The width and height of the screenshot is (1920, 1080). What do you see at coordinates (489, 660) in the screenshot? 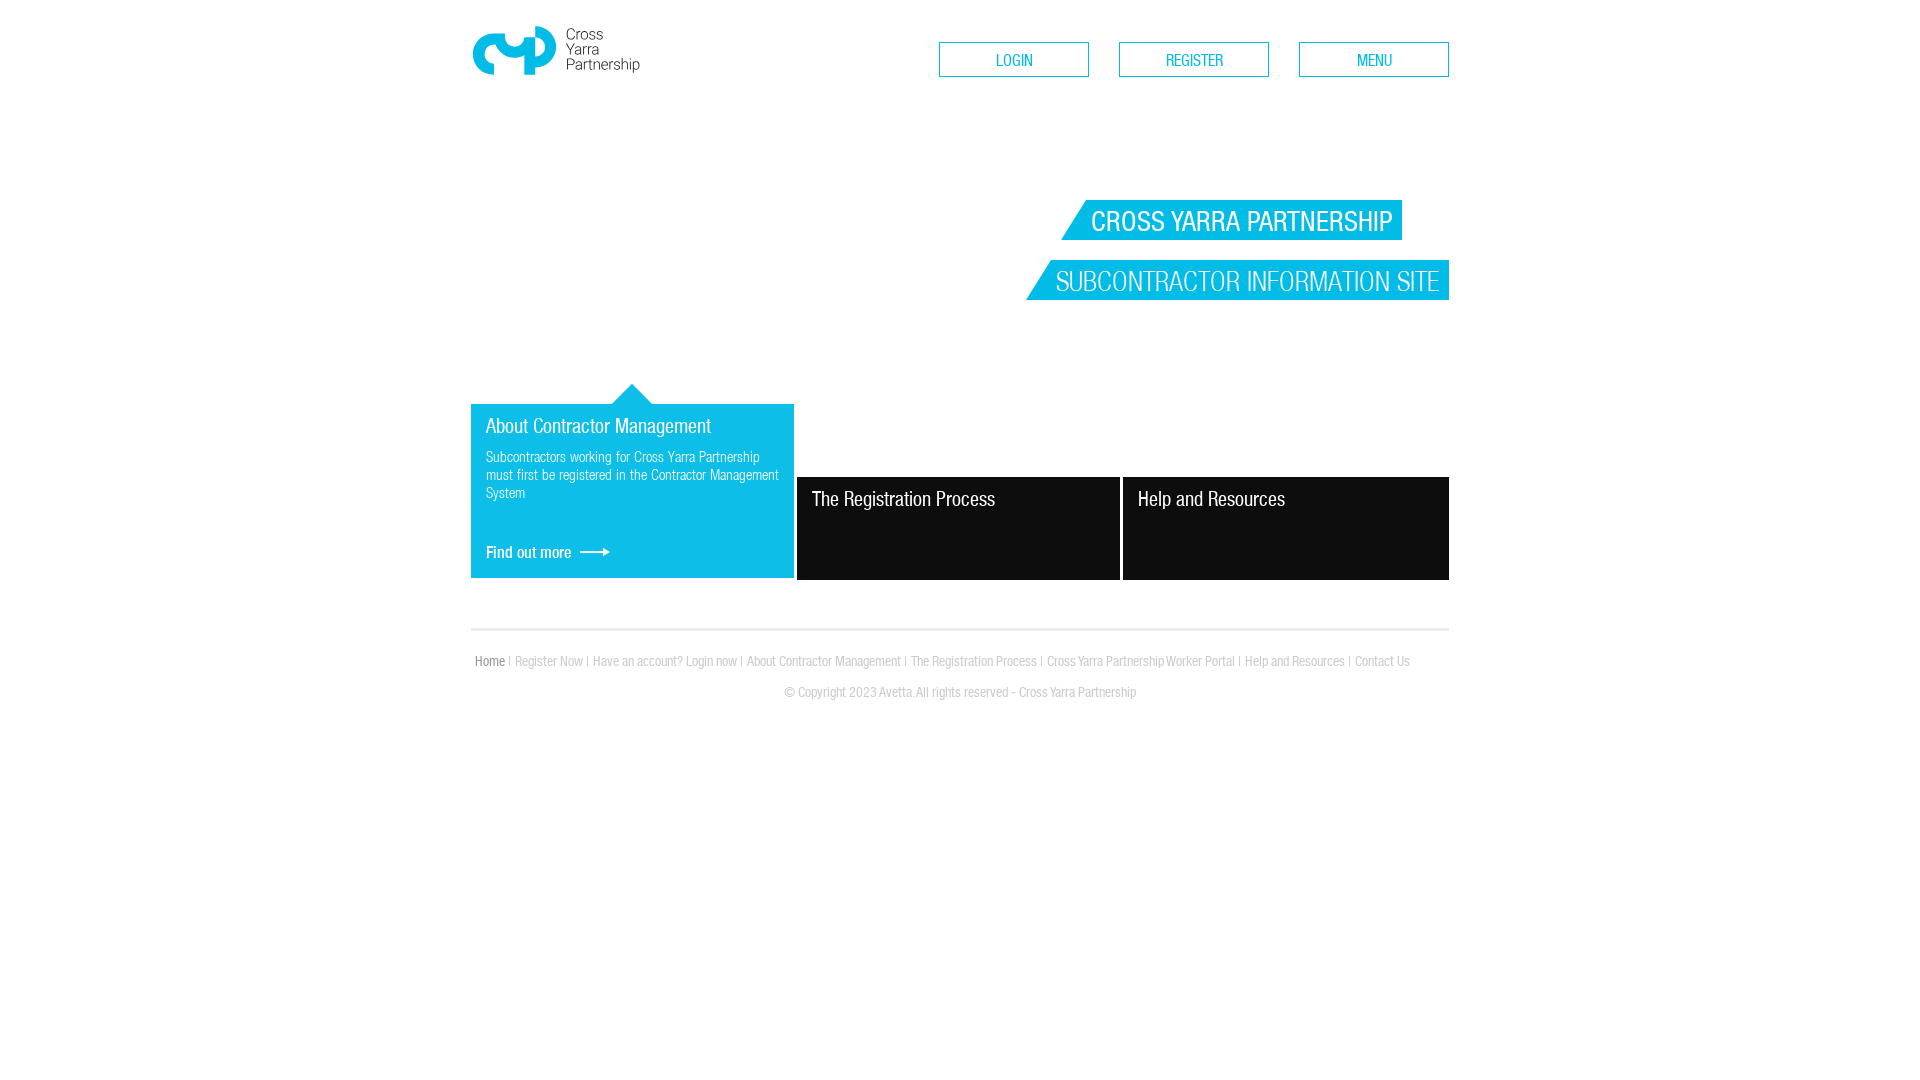
I see `'Home'` at bounding box center [489, 660].